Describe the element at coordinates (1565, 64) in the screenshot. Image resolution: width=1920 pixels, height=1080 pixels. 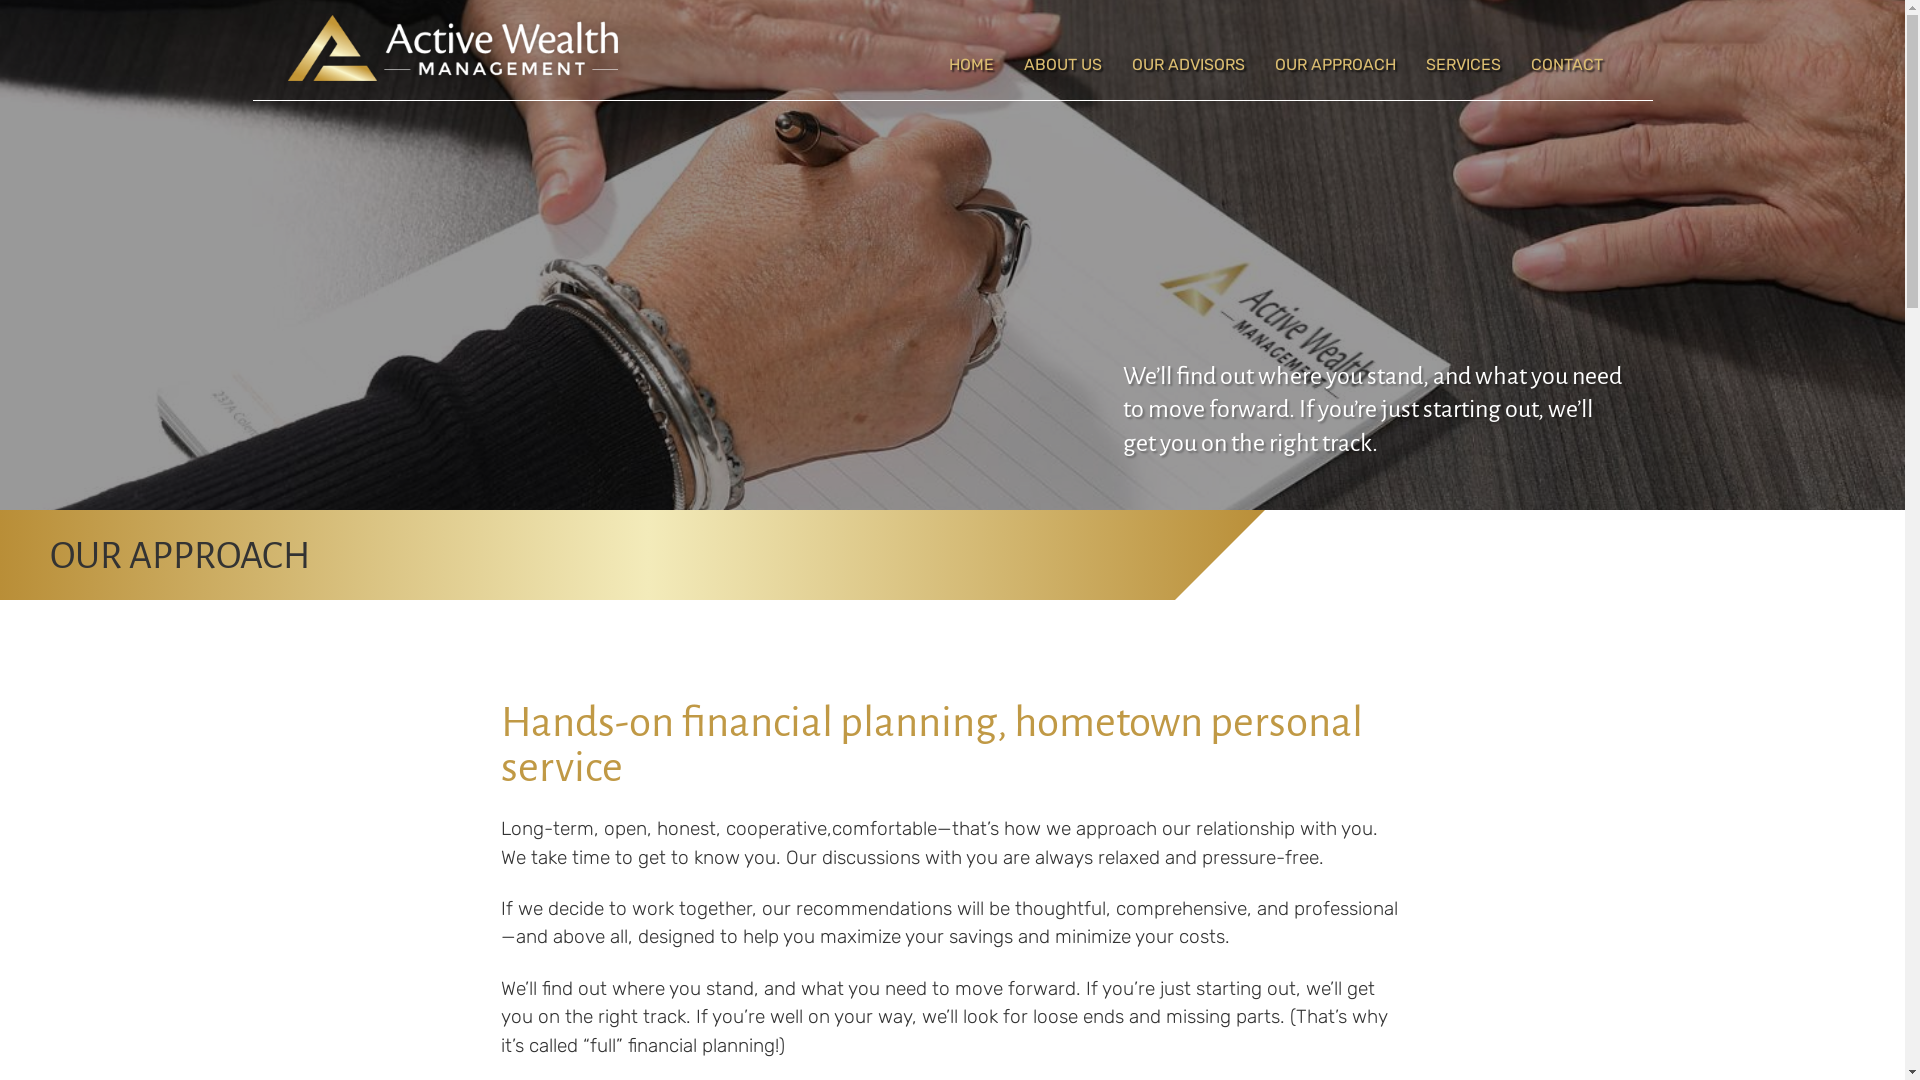
I see `'CONTACT'` at that location.